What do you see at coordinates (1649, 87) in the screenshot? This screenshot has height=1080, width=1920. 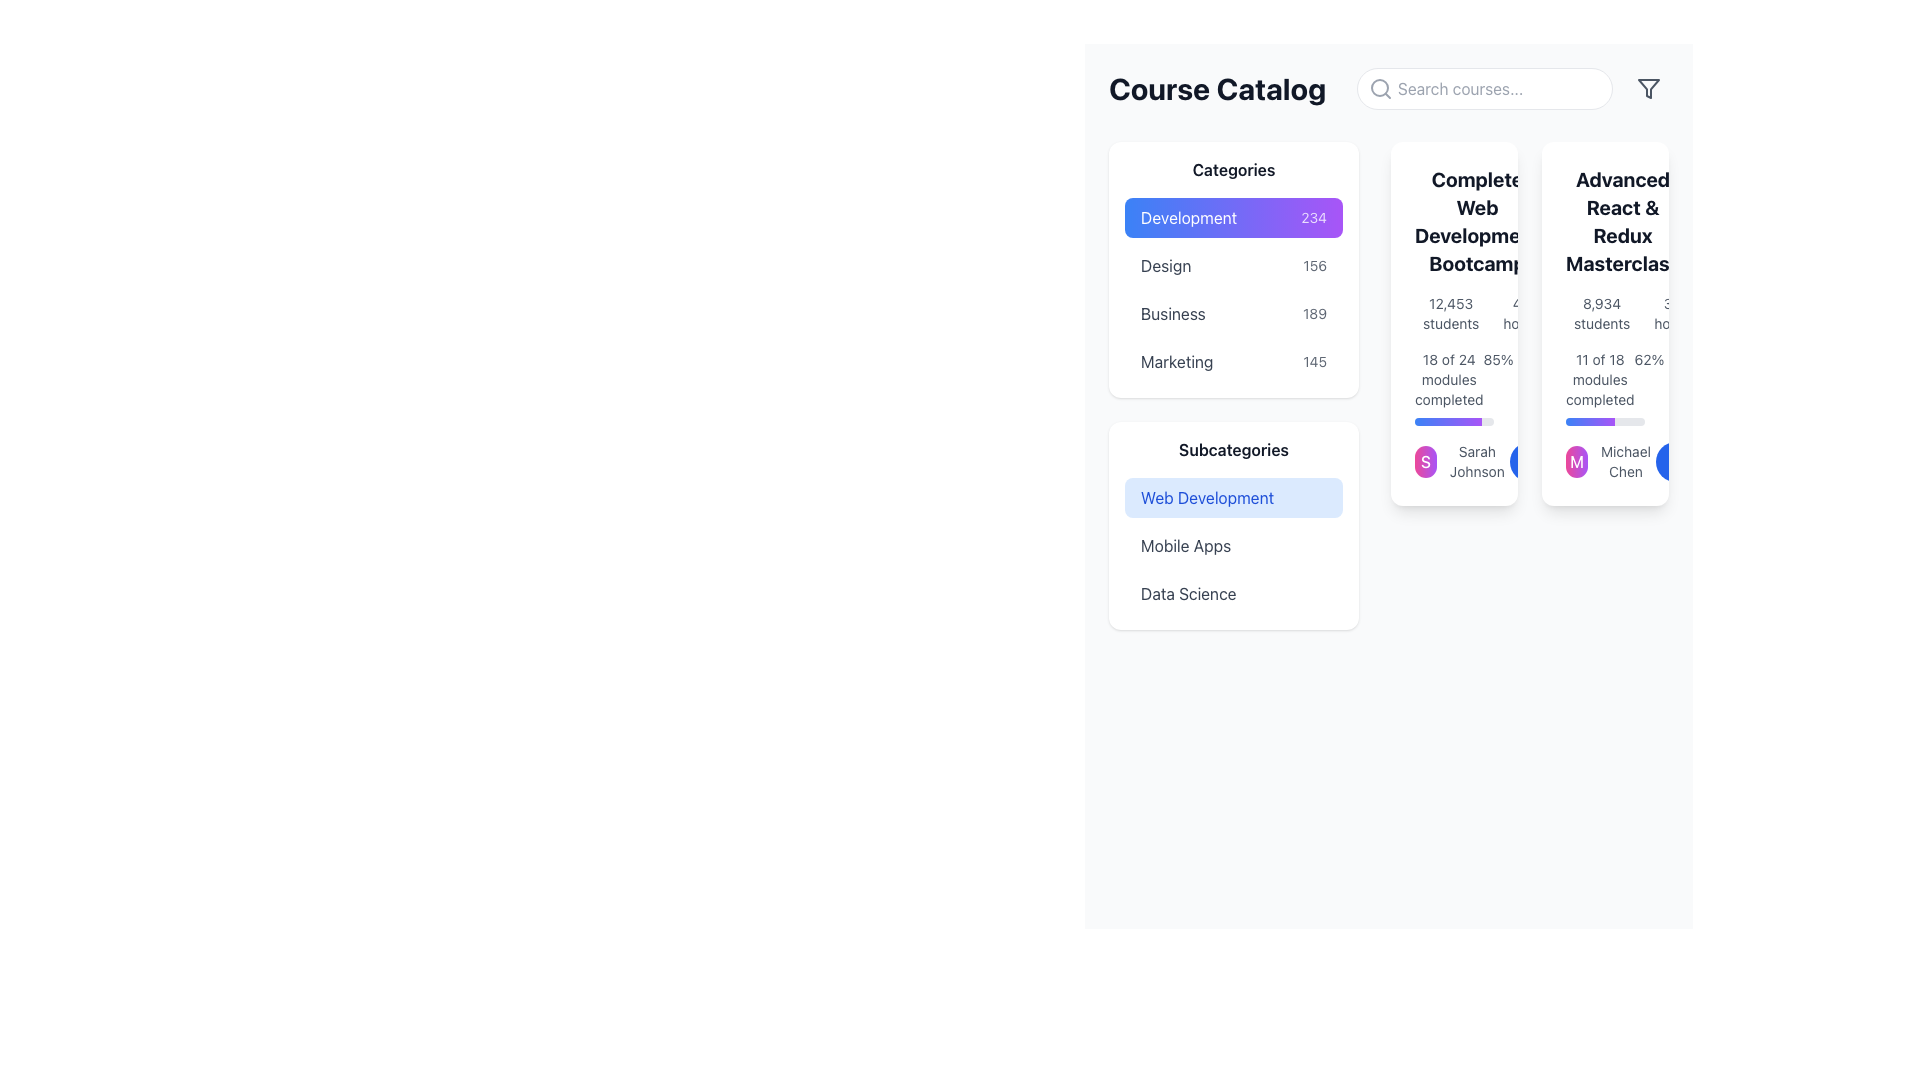 I see `the filter button located at the top-right corner of the interface, near the search bar` at bounding box center [1649, 87].